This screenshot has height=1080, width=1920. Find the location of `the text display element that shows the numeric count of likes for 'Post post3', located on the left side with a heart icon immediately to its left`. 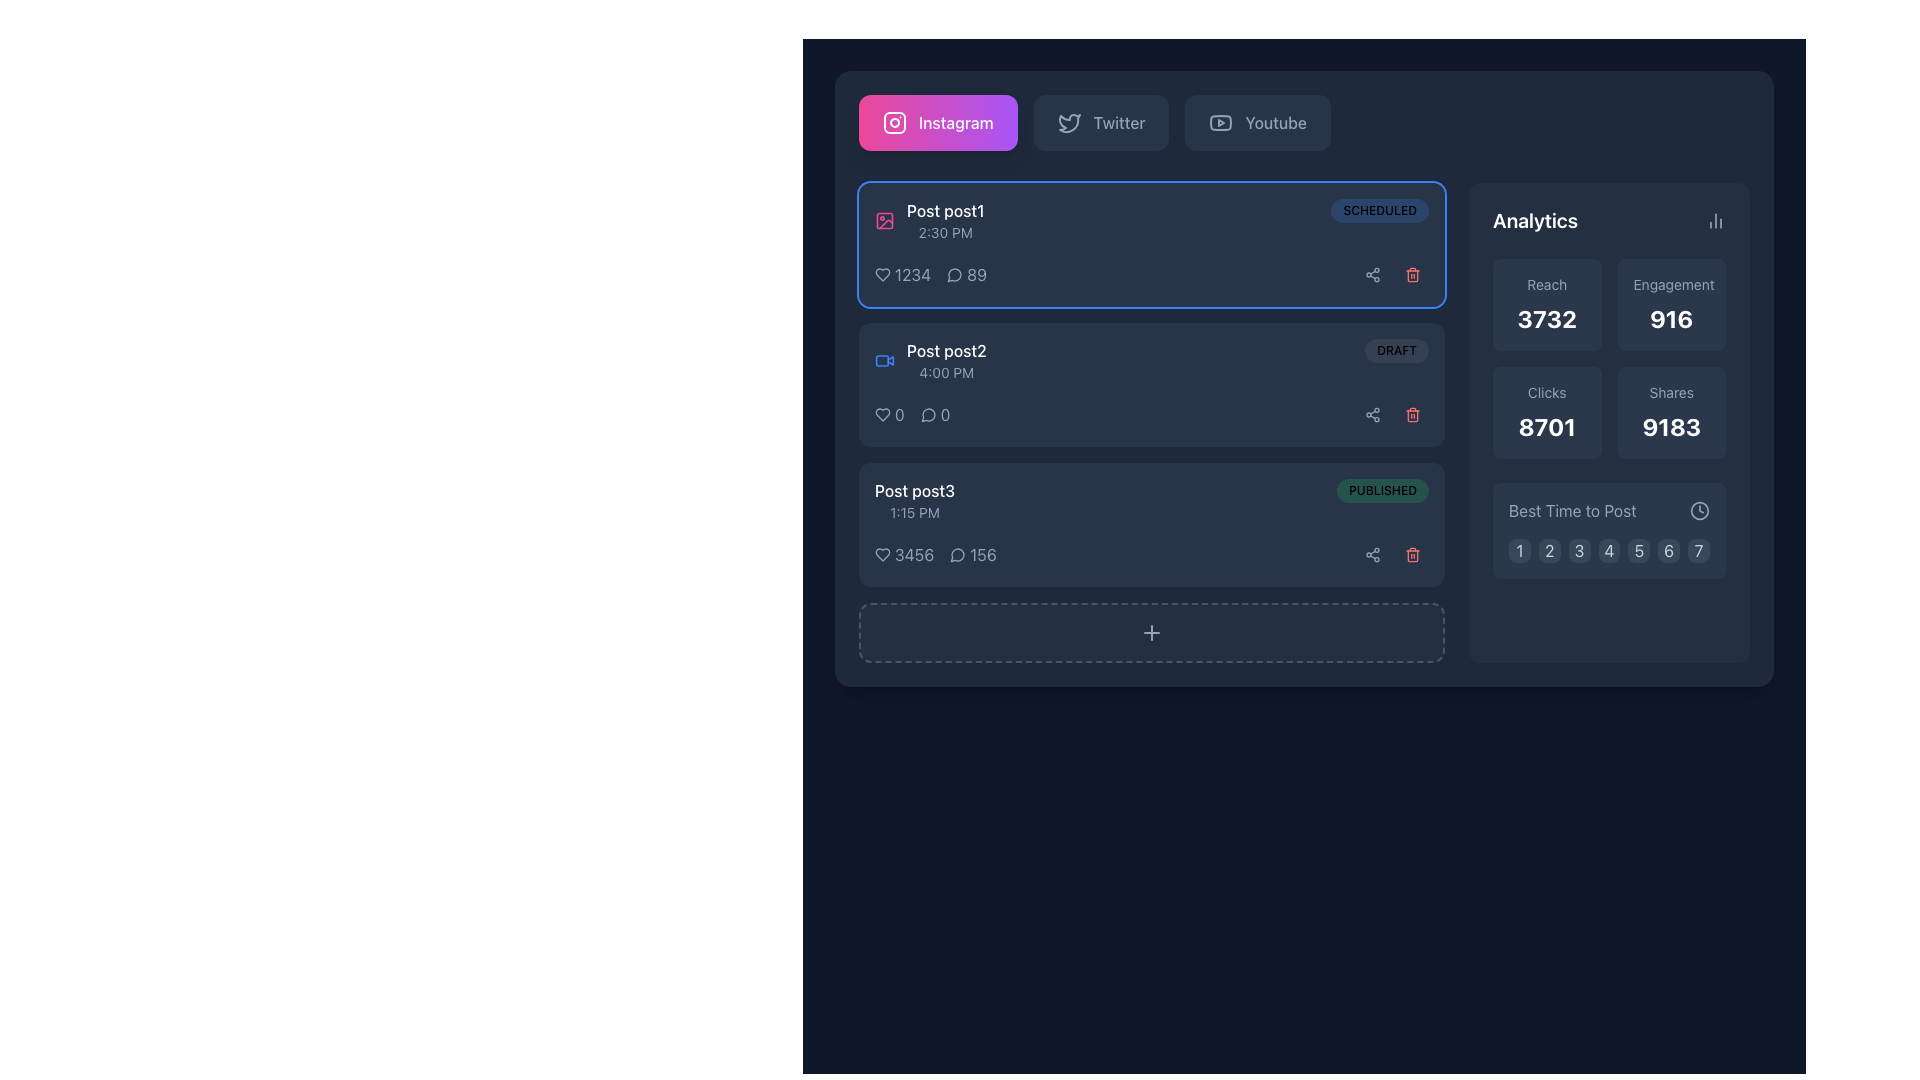

the text display element that shows the numeric count of likes for 'Post post3', located on the left side with a heart icon immediately to its left is located at coordinates (903, 555).